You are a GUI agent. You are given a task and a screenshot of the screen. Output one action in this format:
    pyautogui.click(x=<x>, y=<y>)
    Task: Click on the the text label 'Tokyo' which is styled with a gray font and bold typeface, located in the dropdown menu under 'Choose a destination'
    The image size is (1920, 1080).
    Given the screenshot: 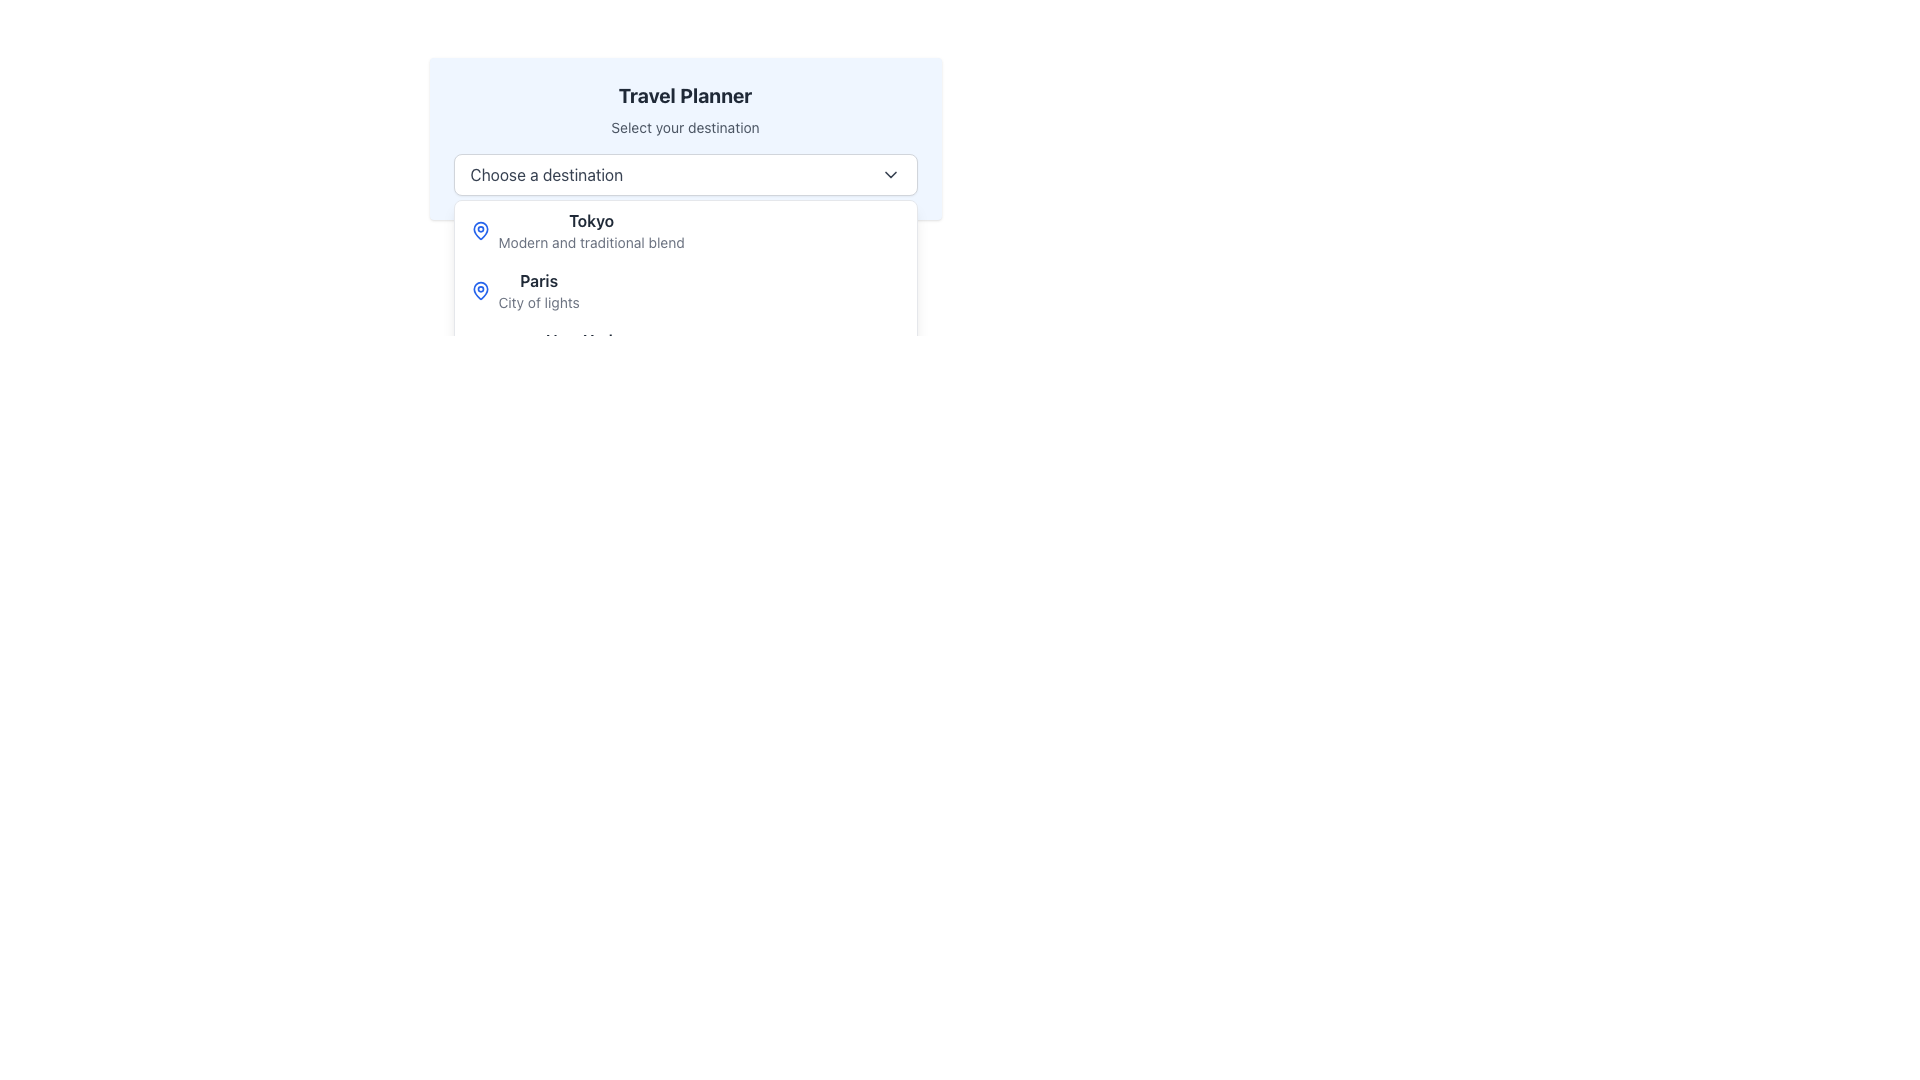 What is the action you would take?
    pyautogui.click(x=590, y=220)
    